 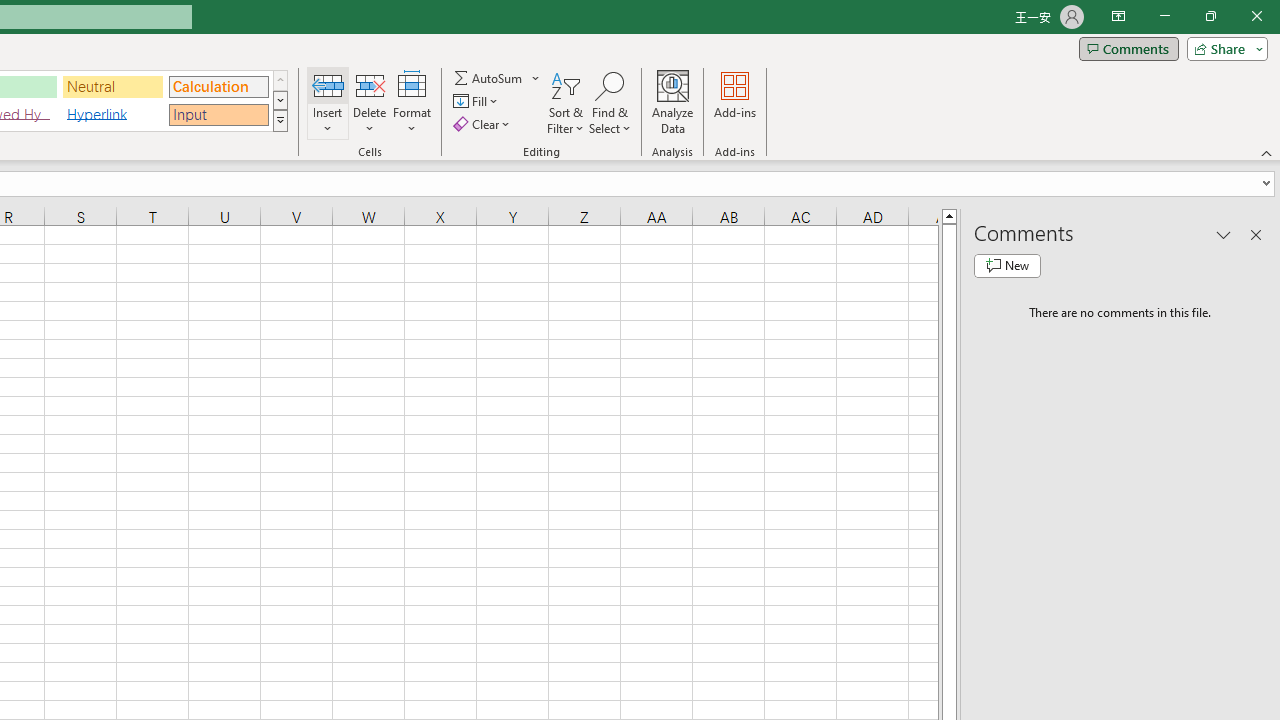 What do you see at coordinates (369, 84) in the screenshot?
I see `'Delete Cells...'` at bounding box center [369, 84].